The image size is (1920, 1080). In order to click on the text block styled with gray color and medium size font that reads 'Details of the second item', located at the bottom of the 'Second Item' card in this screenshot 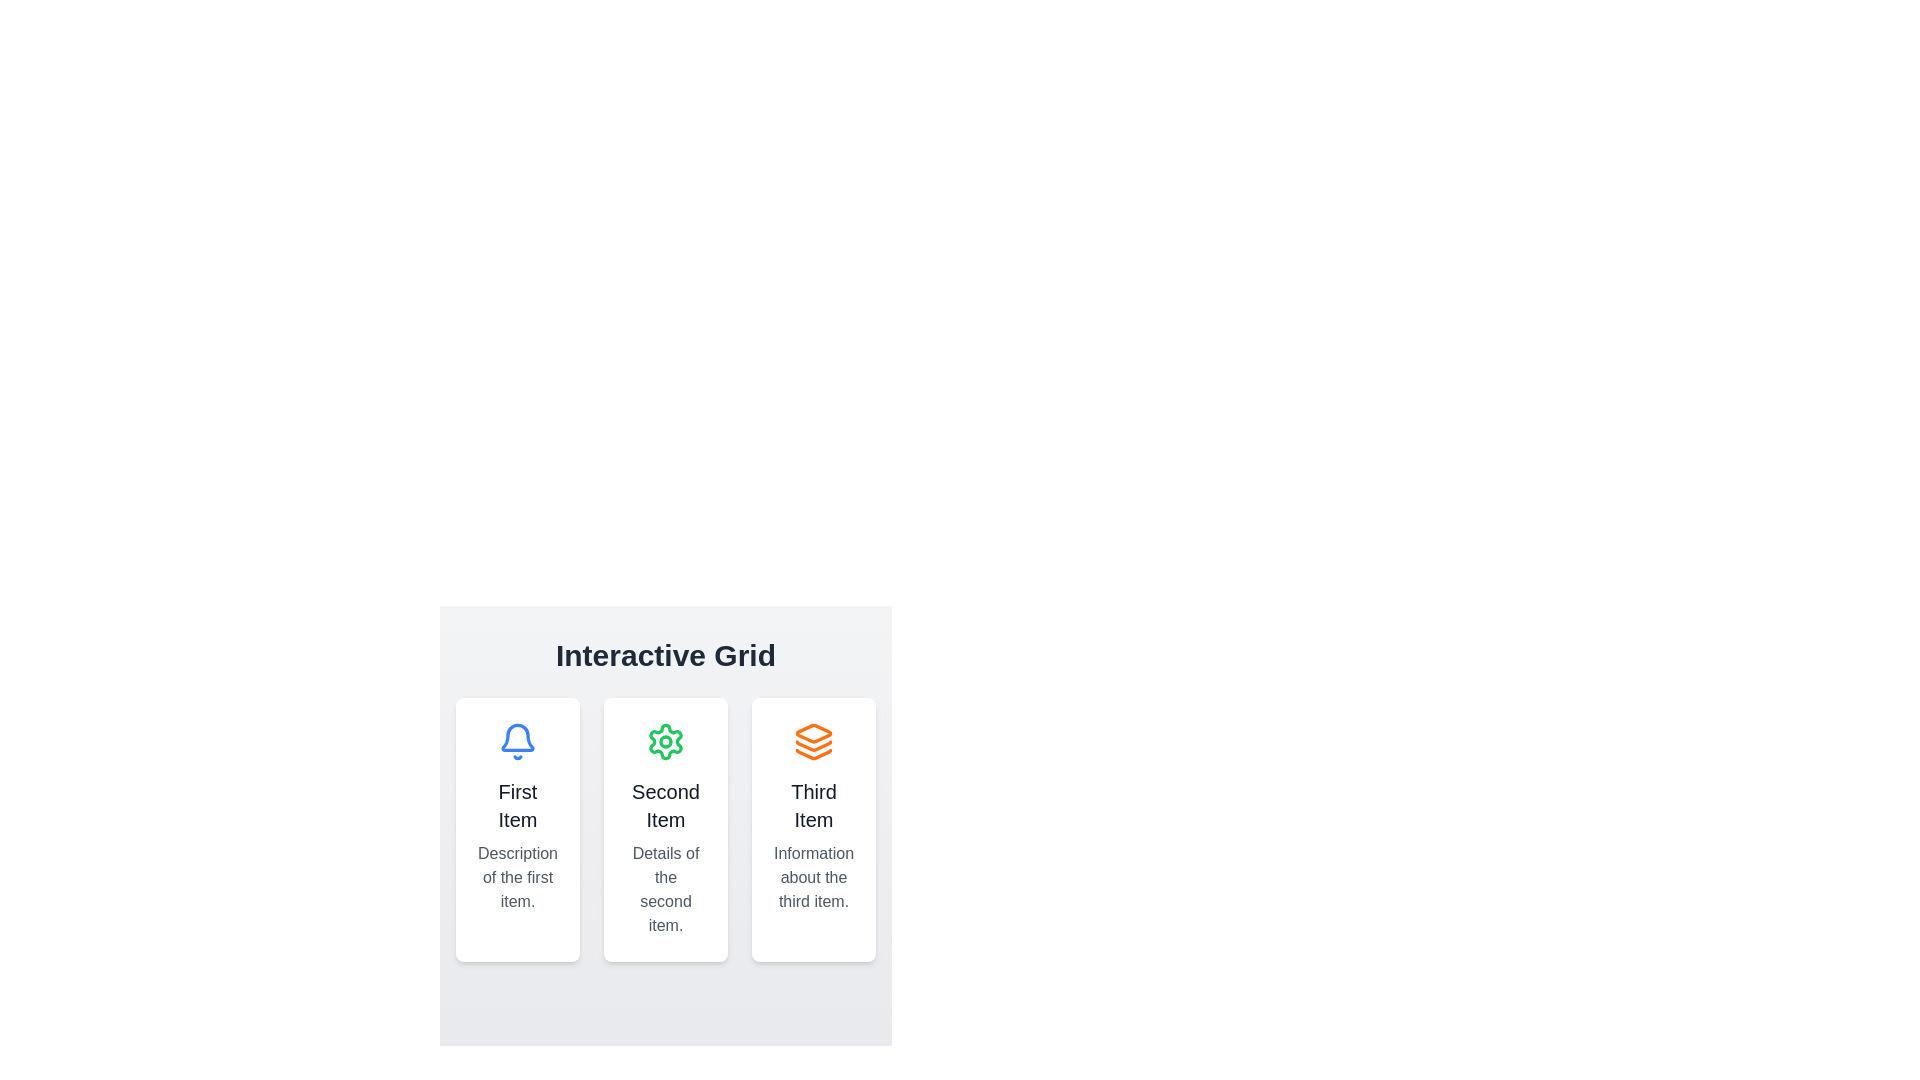, I will do `click(666, 889)`.